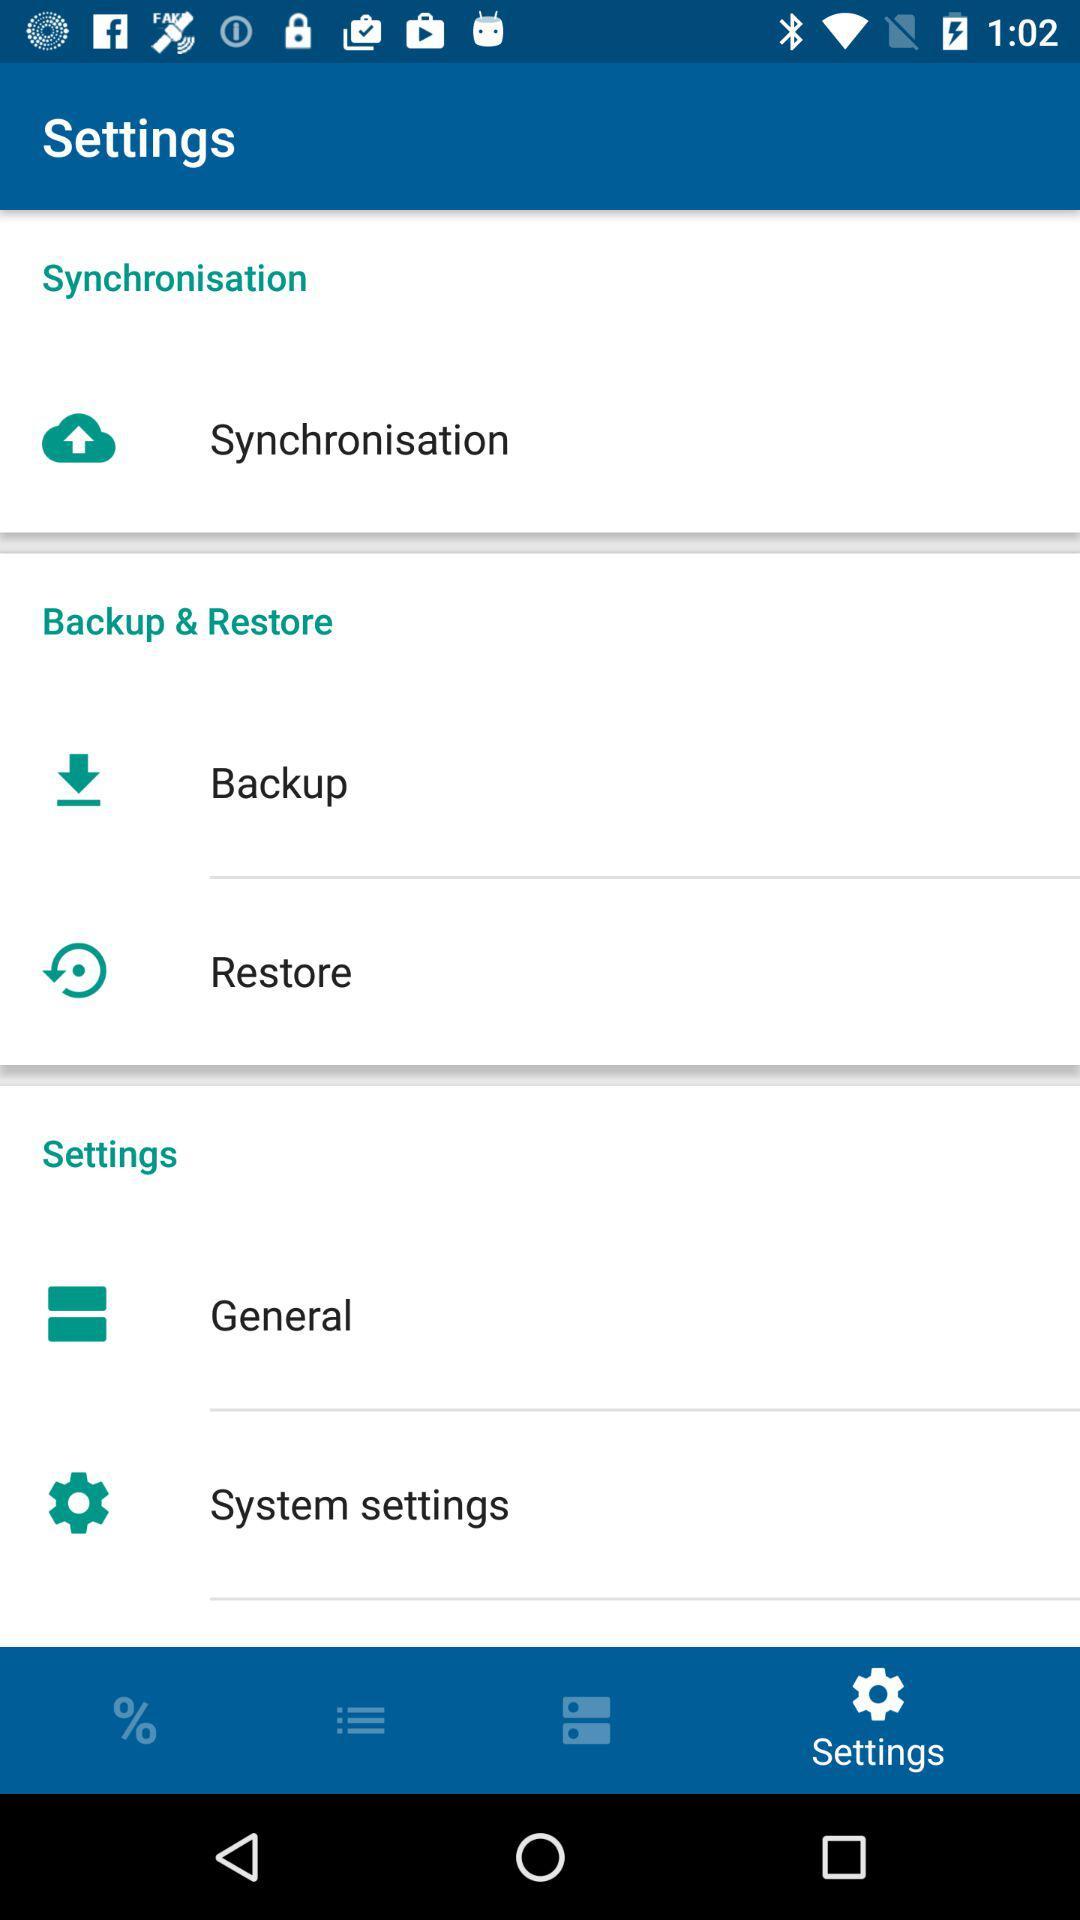 The image size is (1080, 1920). I want to click on item above the sort order settings item, so click(540, 1502).